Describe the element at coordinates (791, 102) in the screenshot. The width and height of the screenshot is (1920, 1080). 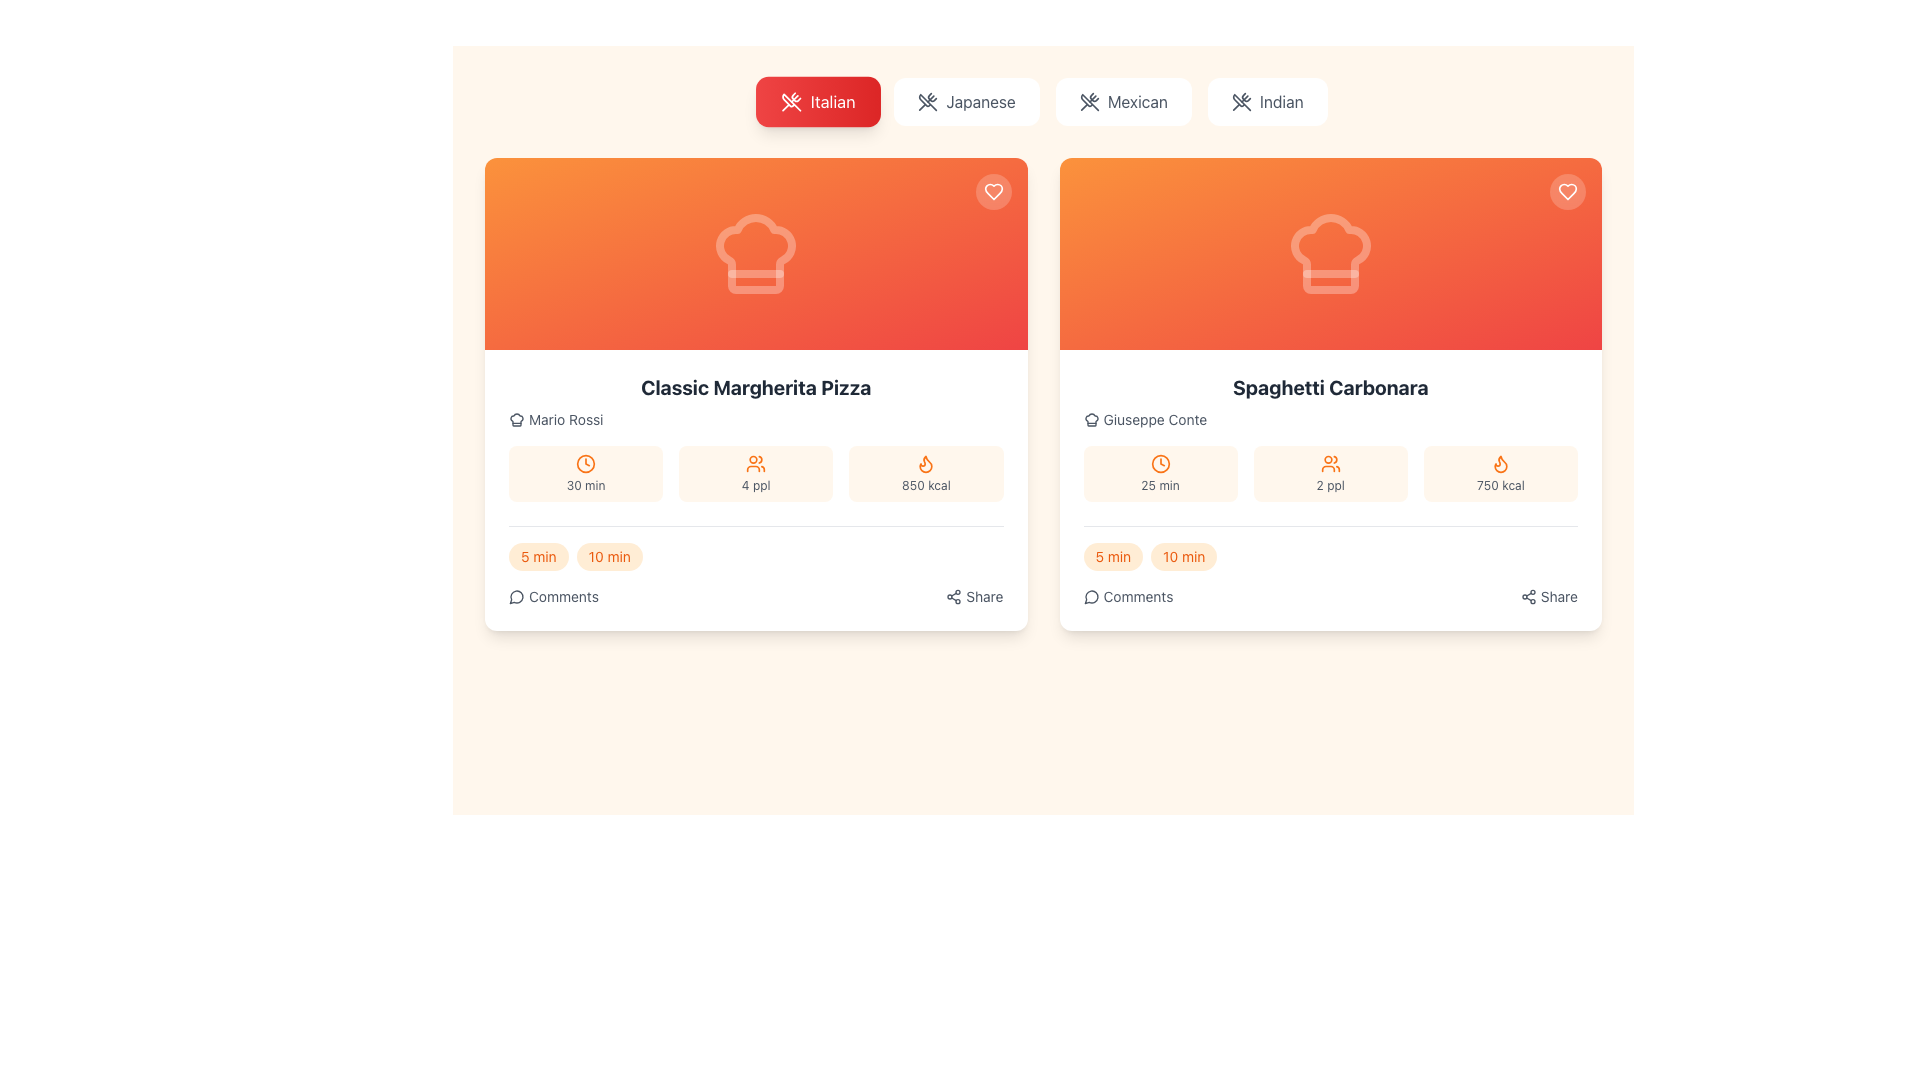
I see `the 'Italian' category button by clicking on the button that visually represents the chosen category with an SVG Icon of utensils` at that location.